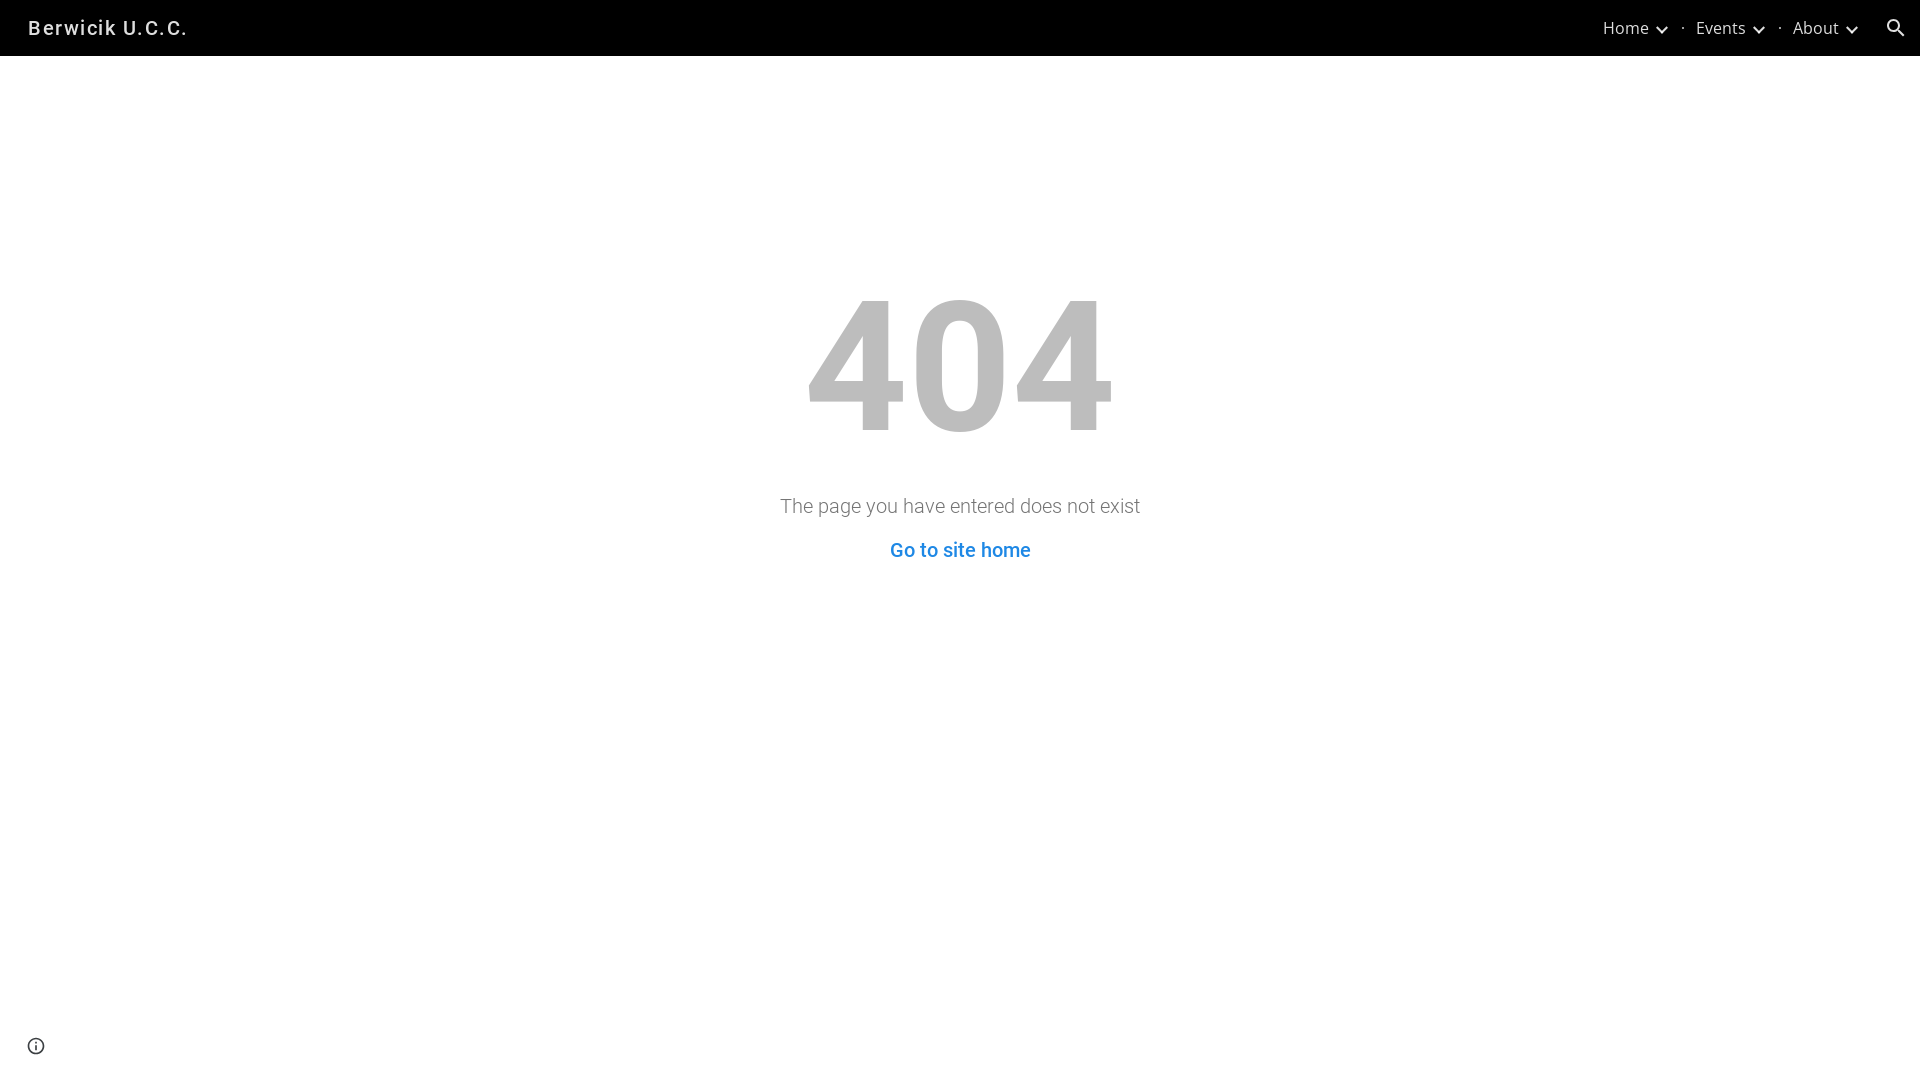  Describe the element at coordinates (1815, 27) in the screenshot. I see `'About'` at that location.